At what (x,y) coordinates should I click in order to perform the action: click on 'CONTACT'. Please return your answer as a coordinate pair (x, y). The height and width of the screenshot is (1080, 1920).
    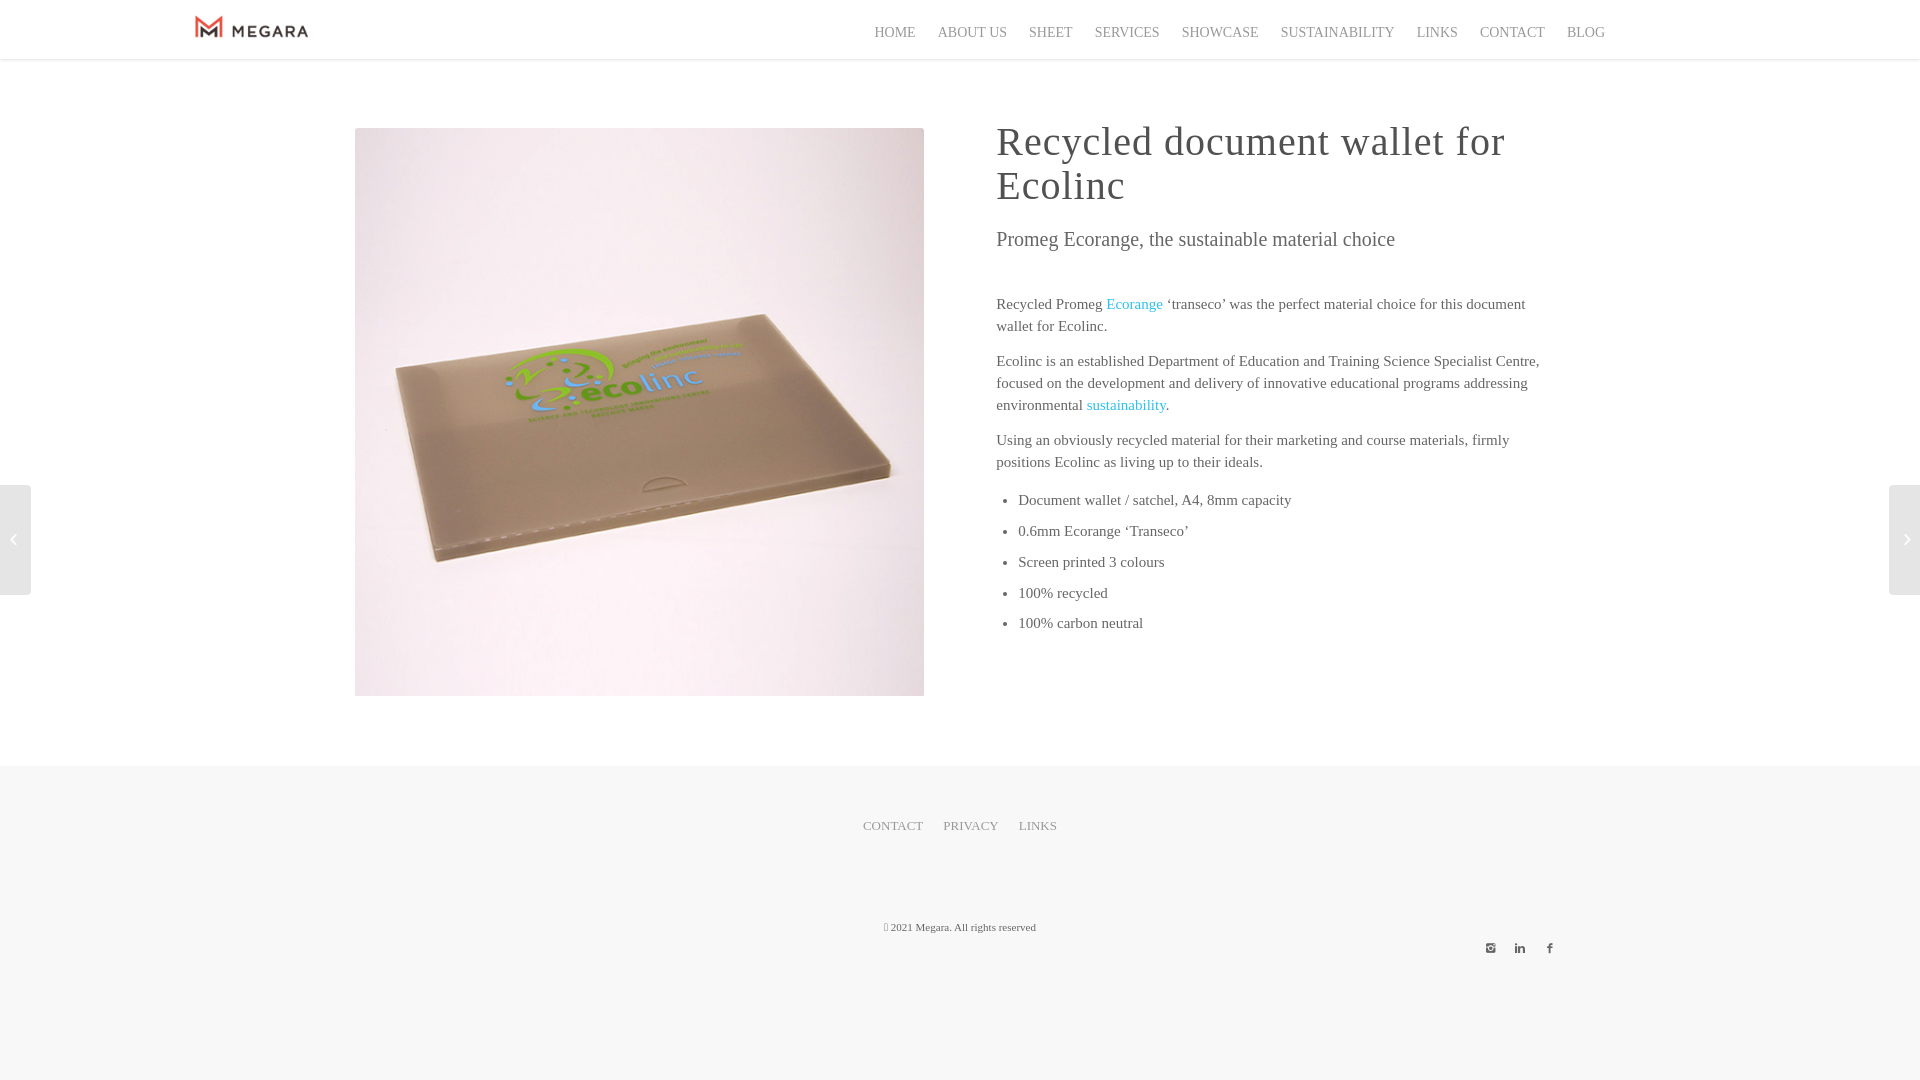
    Looking at the image, I should click on (891, 826).